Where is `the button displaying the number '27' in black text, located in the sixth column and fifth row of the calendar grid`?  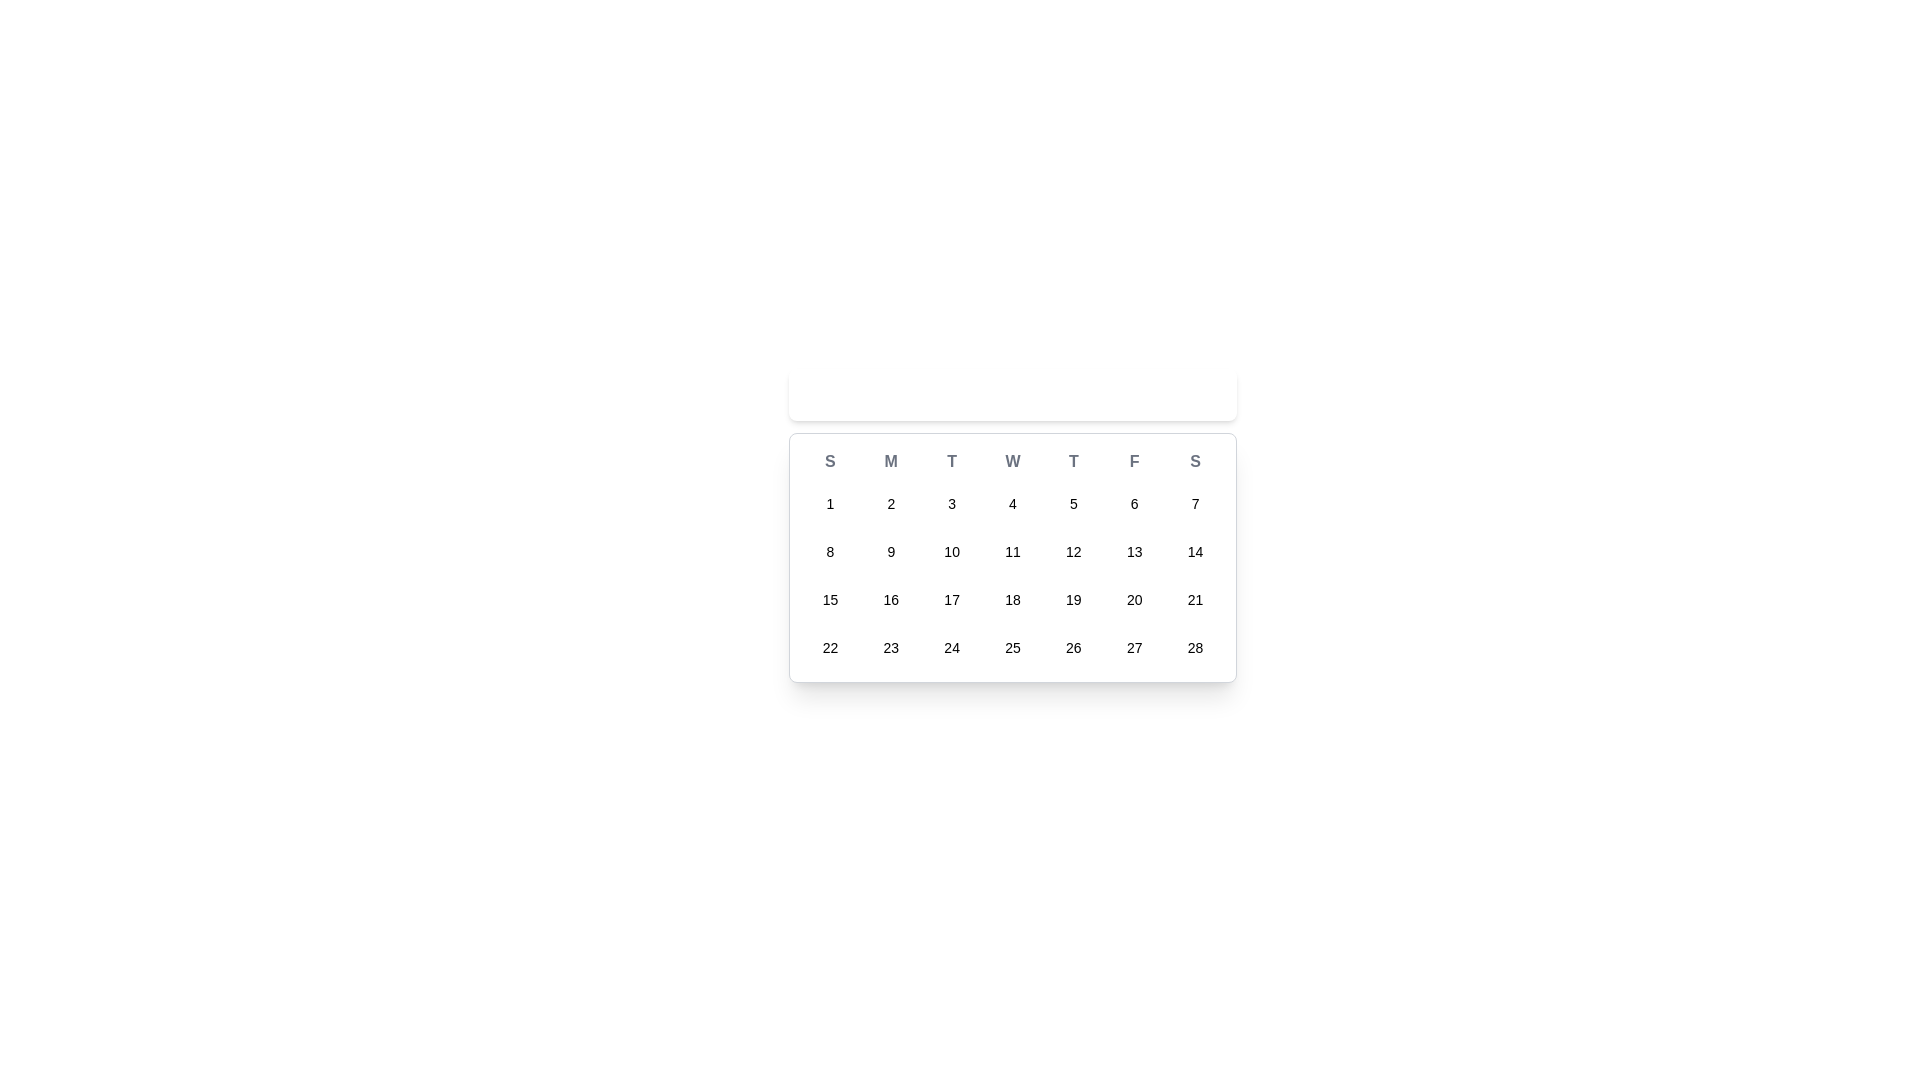
the button displaying the number '27' in black text, located in the sixth column and fifth row of the calendar grid is located at coordinates (1134, 648).